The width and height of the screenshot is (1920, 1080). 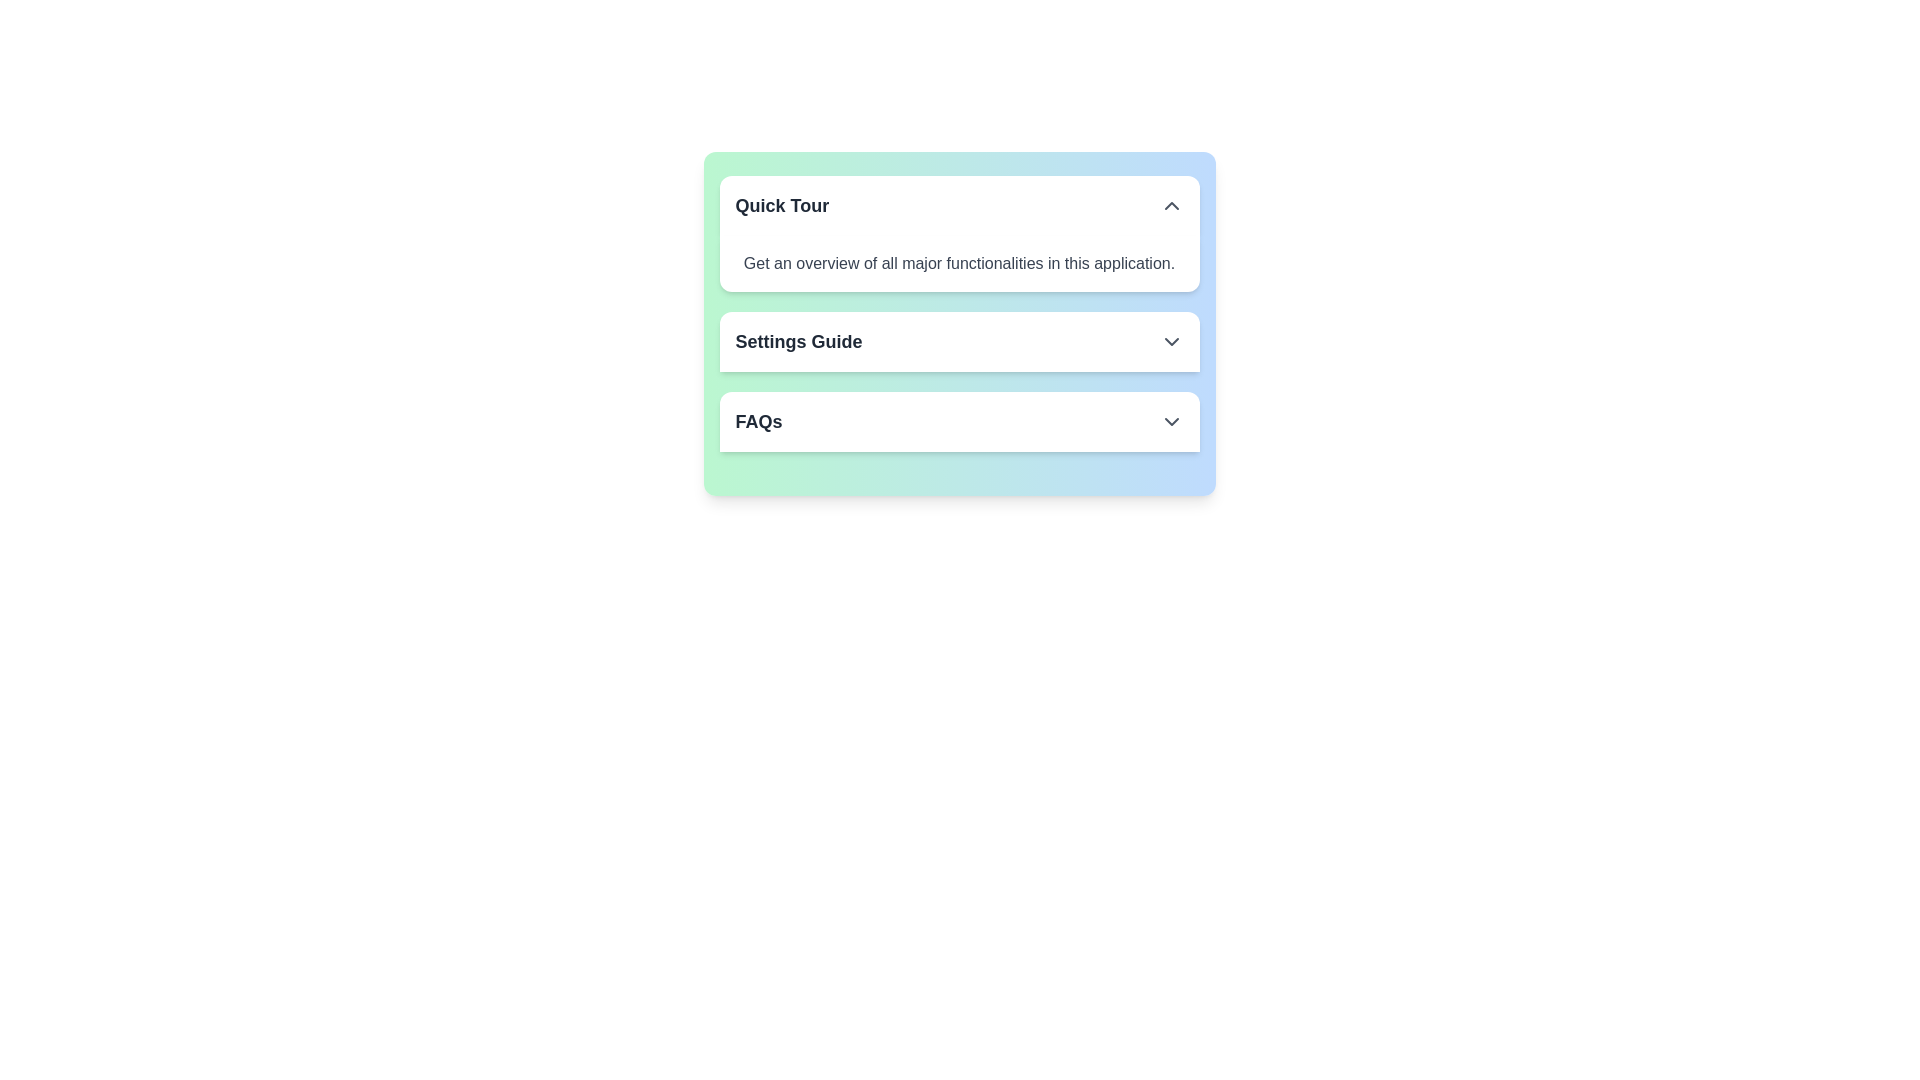 What do you see at coordinates (1171, 205) in the screenshot?
I see `the upward-pointing gray chevron icon located to the right of the 'Quick Tour' text in the top panel` at bounding box center [1171, 205].